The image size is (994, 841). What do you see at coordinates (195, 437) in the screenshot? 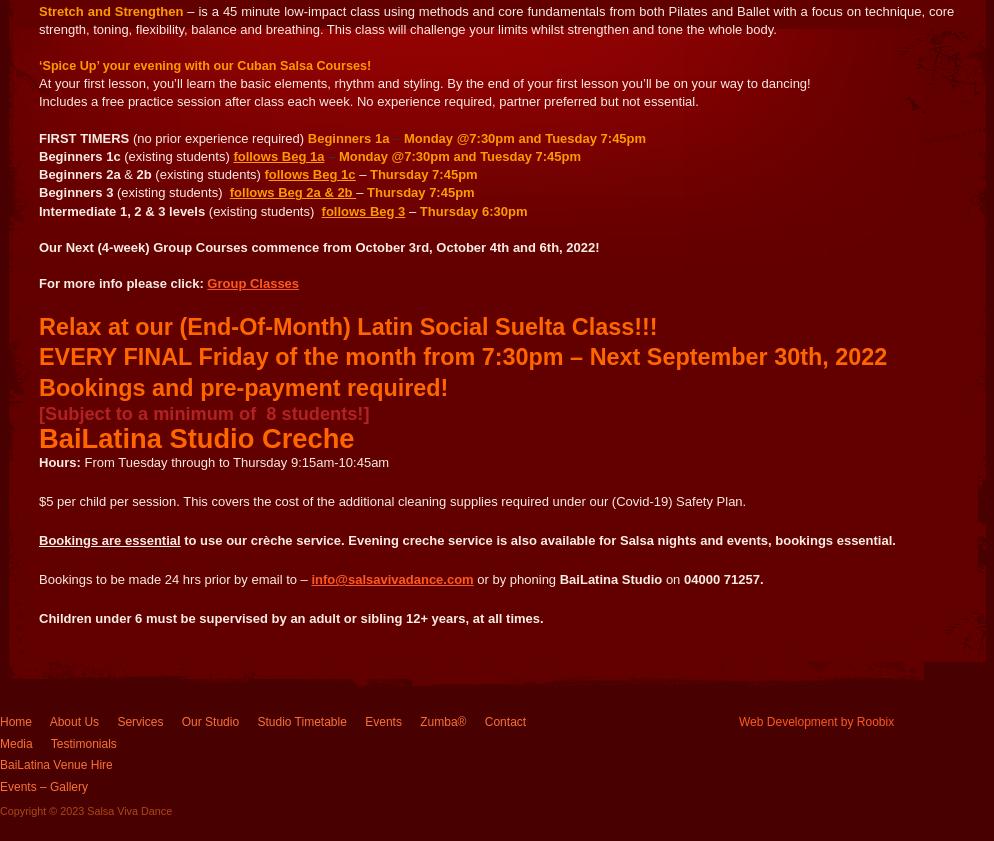
I see `'BaiLatina Studio Creche'` at bounding box center [195, 437].